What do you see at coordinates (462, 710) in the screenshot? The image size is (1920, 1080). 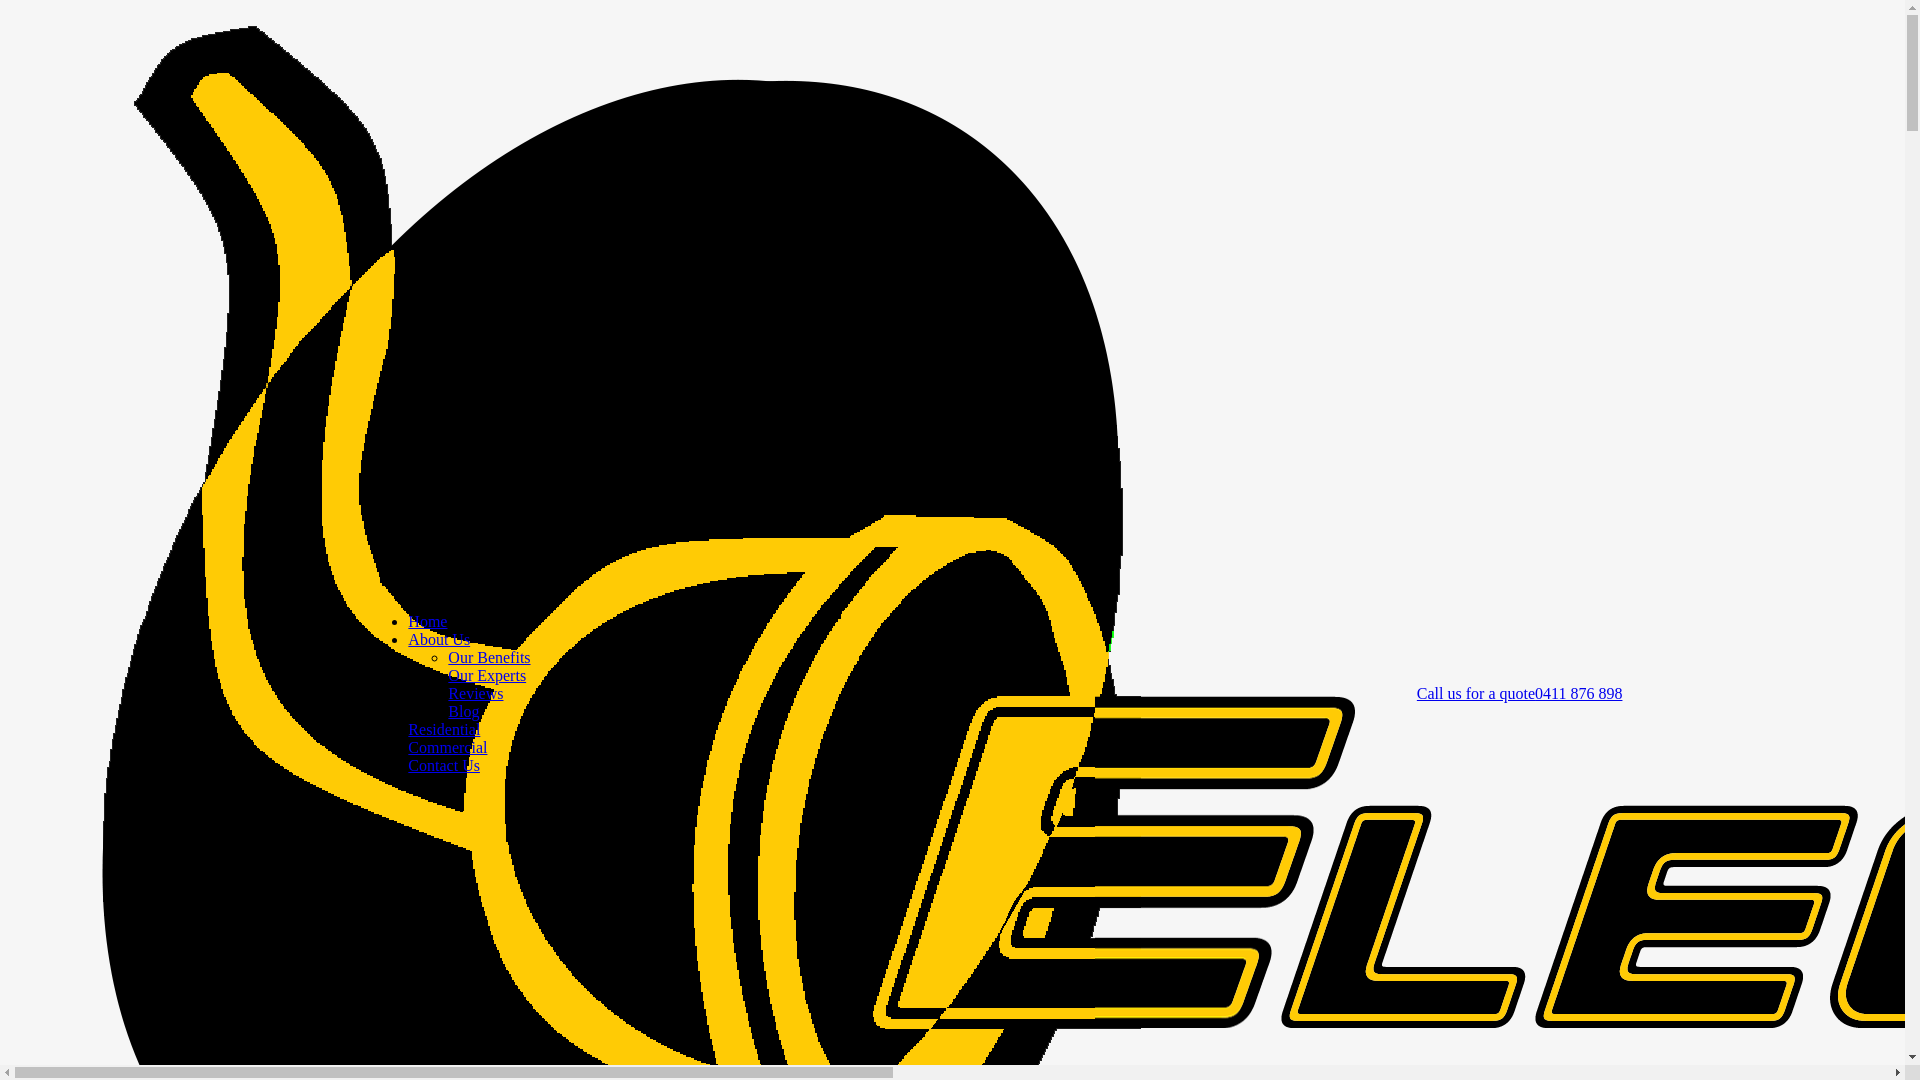 I see `'Blog'` at bounding box center [462, 710].